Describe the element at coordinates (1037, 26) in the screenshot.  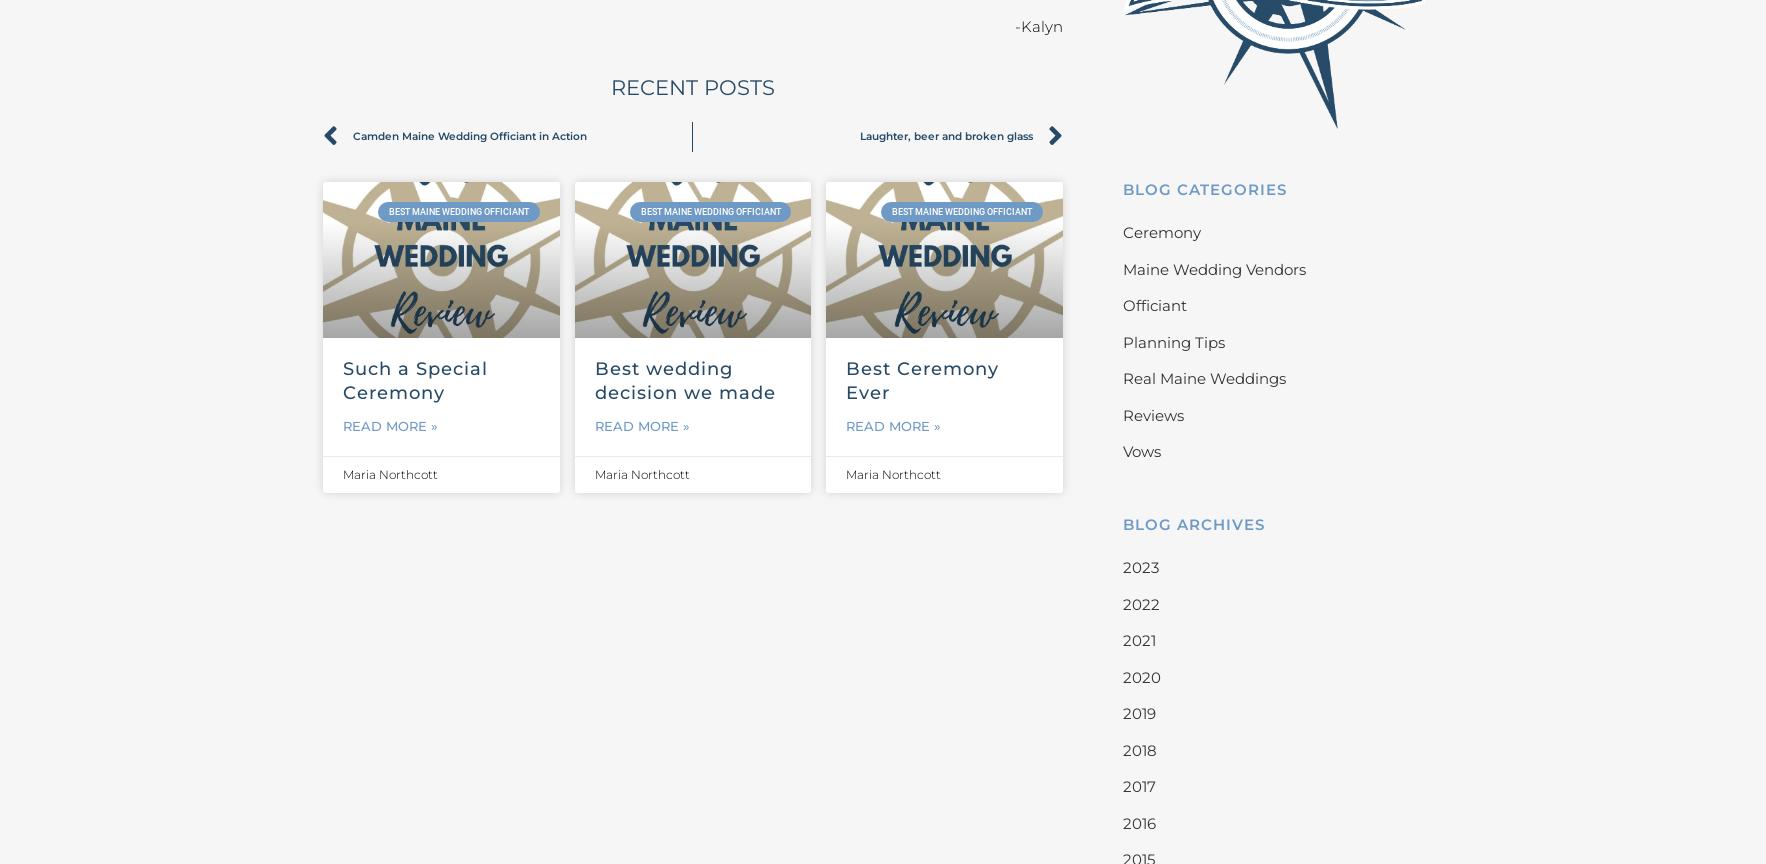
I see `'-Kalyn'` at that location.